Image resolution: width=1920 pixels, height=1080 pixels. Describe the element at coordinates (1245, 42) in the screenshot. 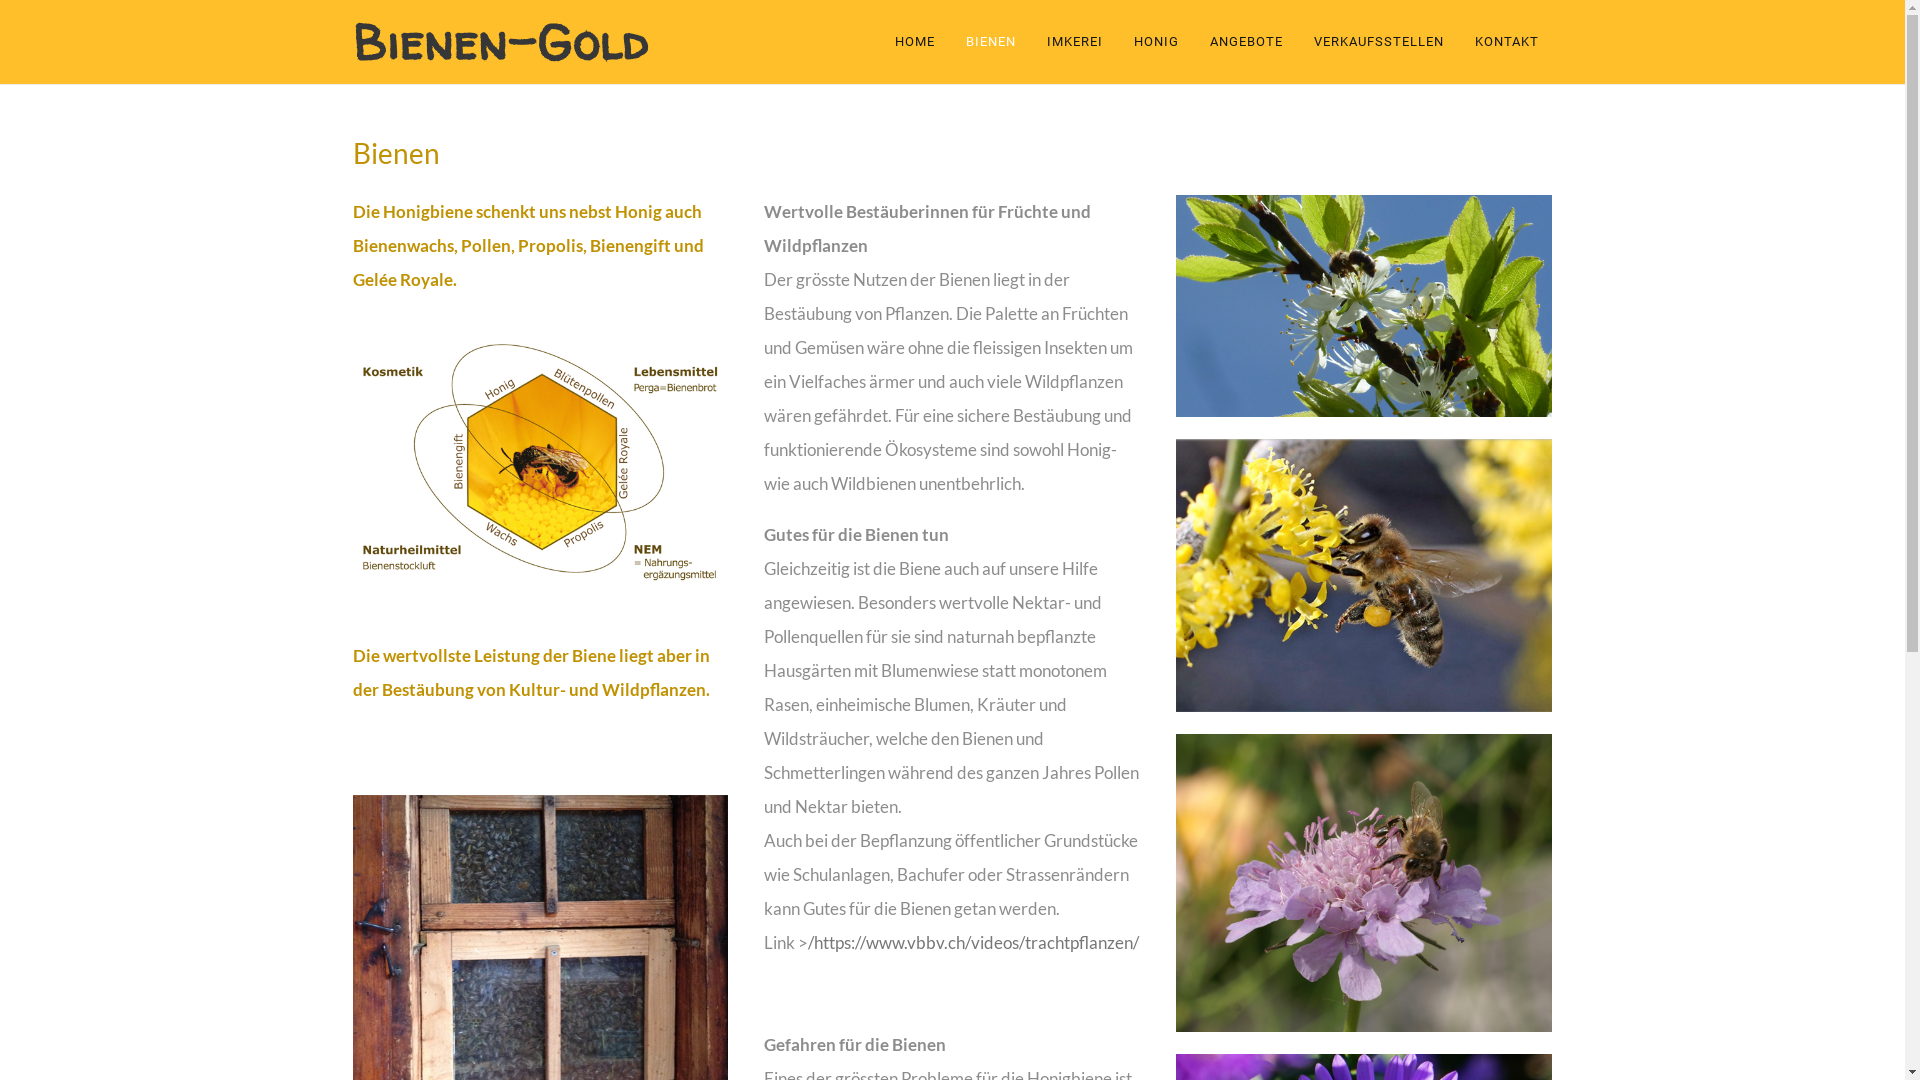

I see `'ANGEBOTE'` at that location.